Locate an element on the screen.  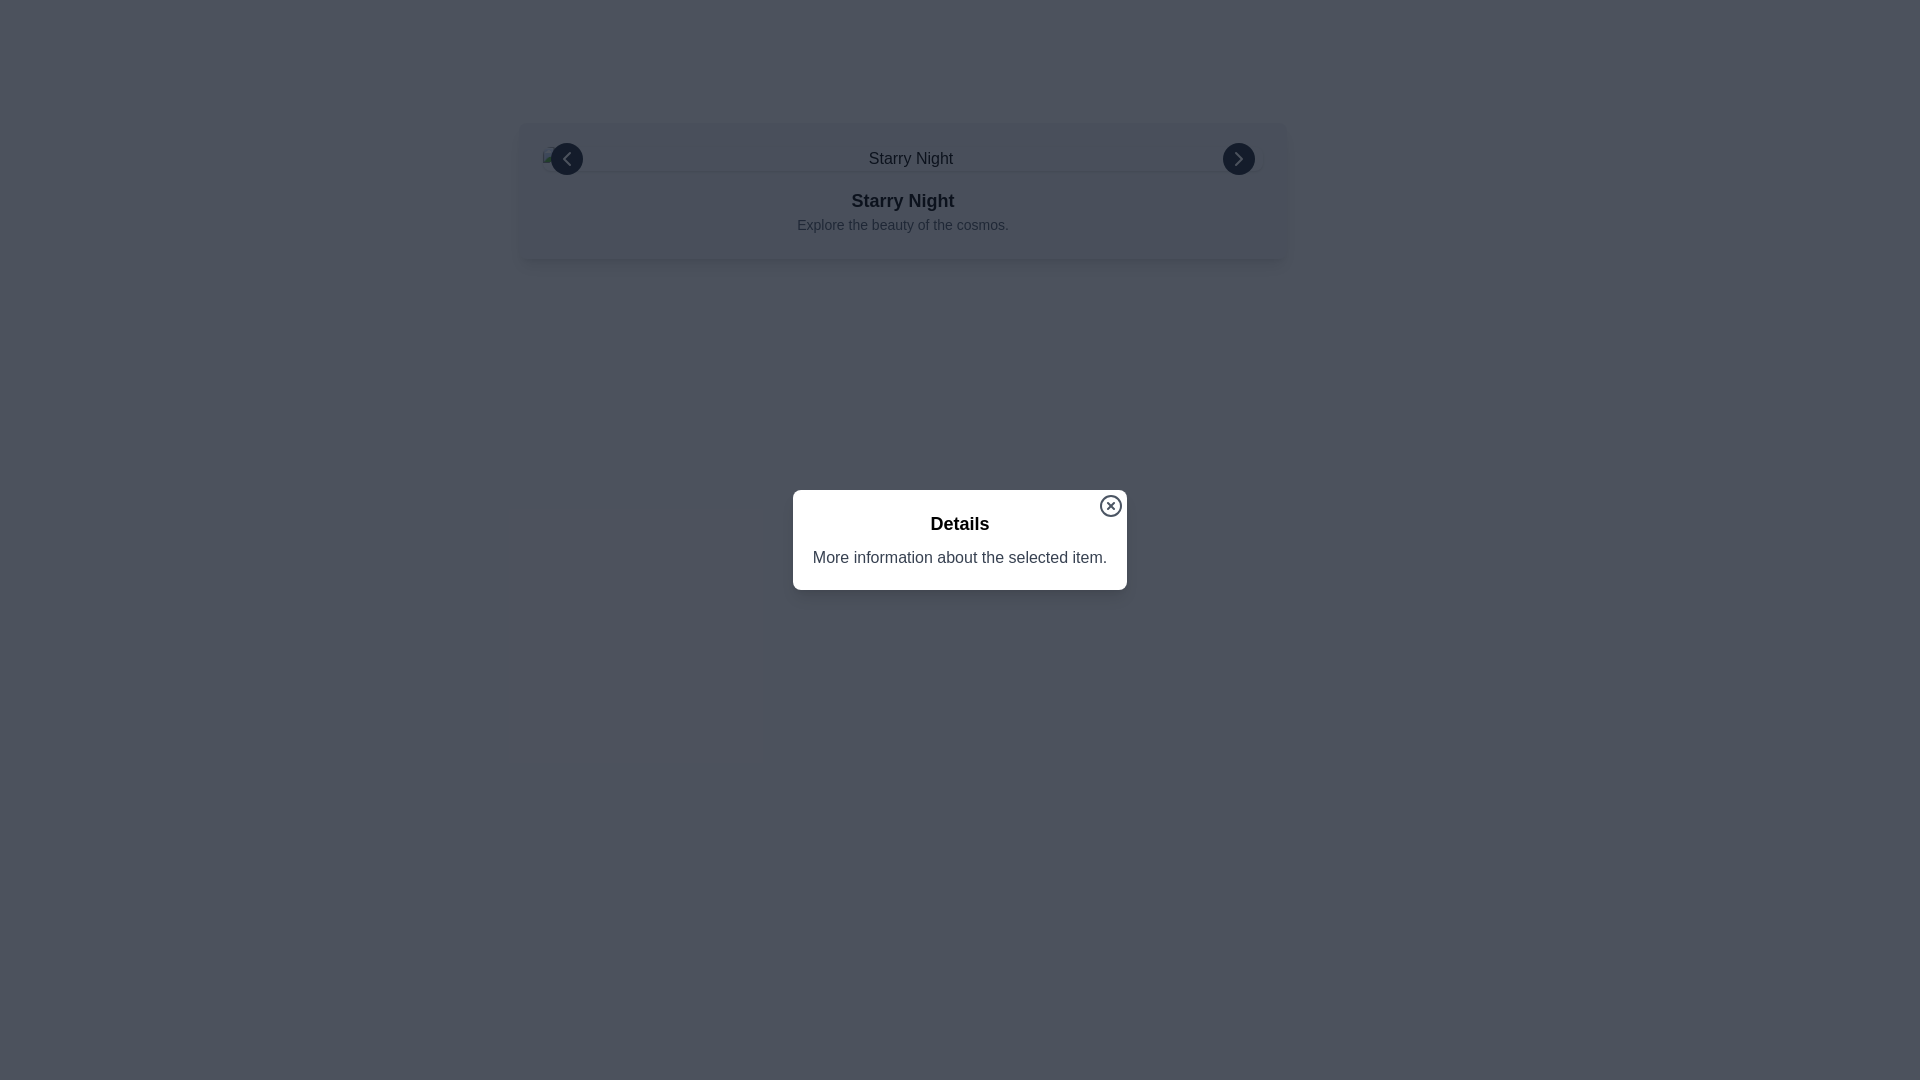
the circular button with a dark gray background and white chevron pointing left, located on the left side of a carousel interface is located at coordinates (565, 157).